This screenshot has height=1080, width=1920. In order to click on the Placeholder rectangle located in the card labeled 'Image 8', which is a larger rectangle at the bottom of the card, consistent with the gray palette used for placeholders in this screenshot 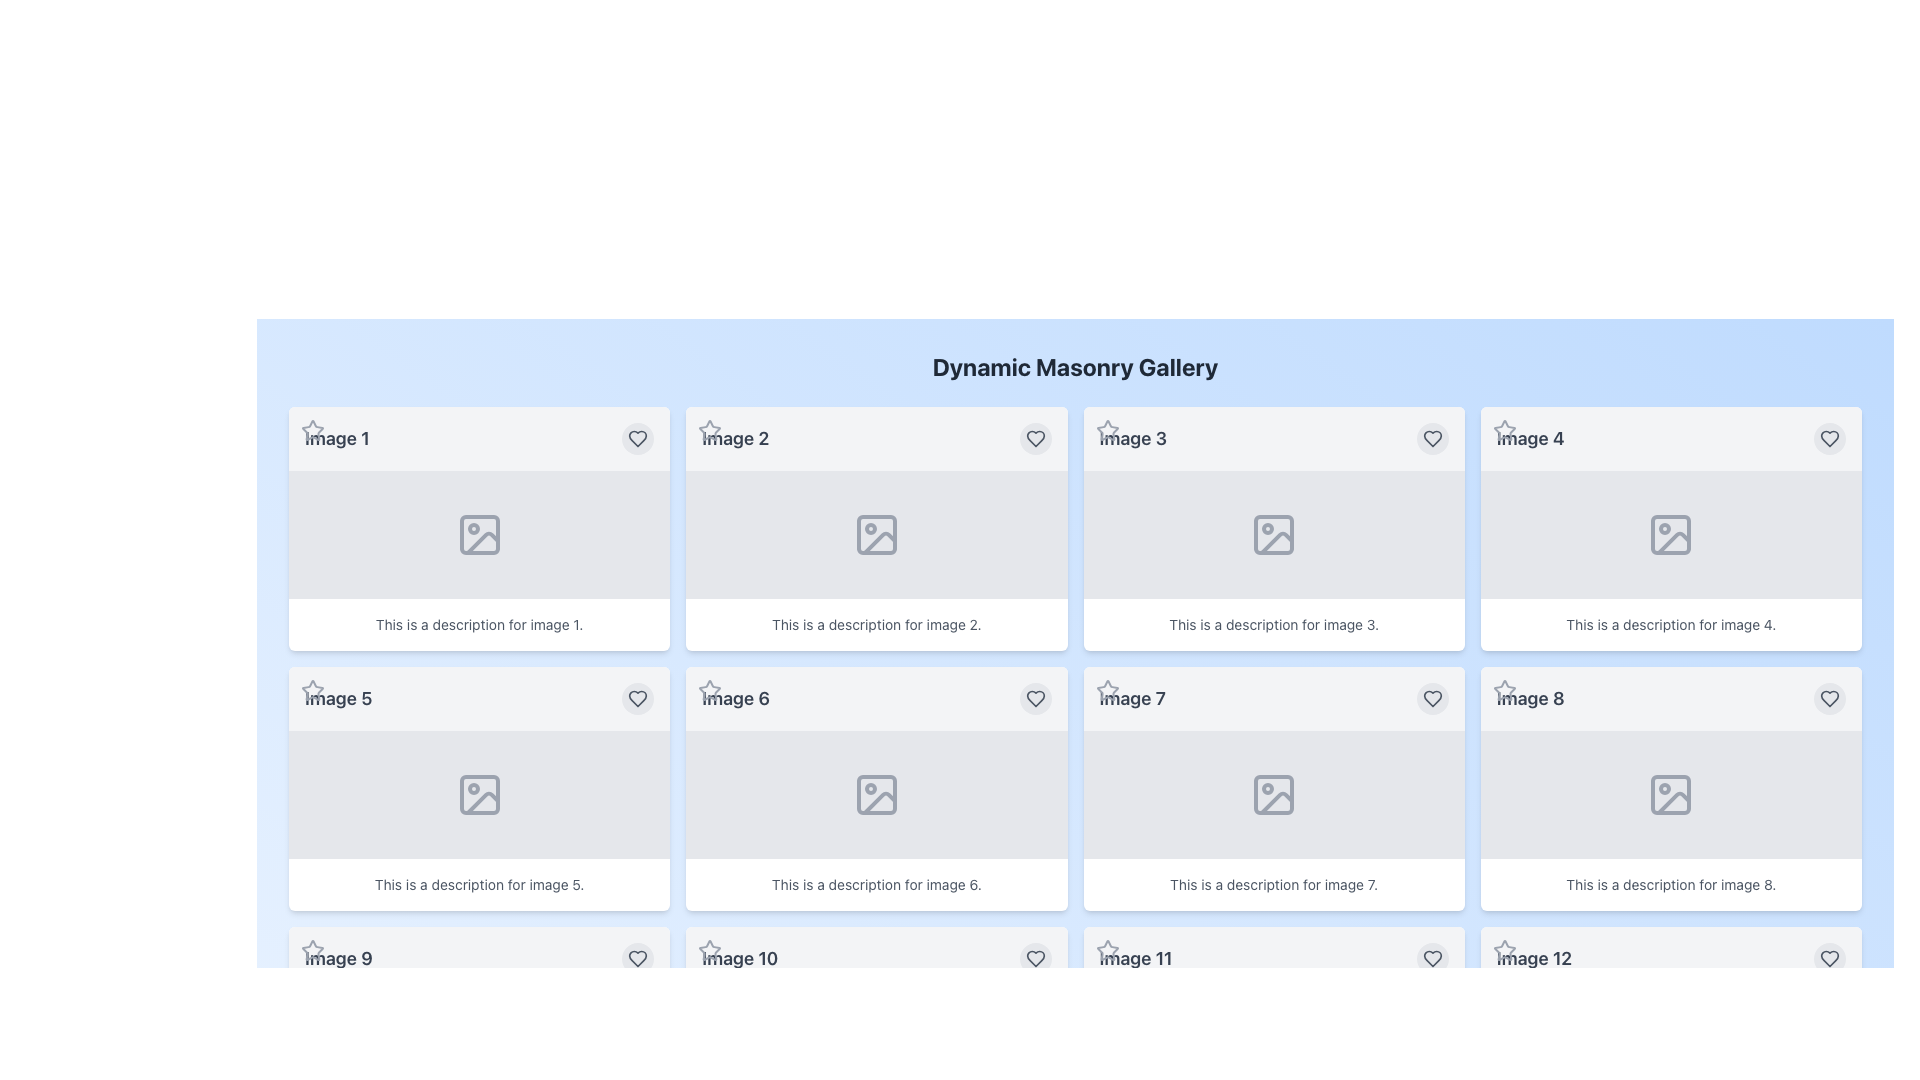, I will do `click(1671, 793)`.